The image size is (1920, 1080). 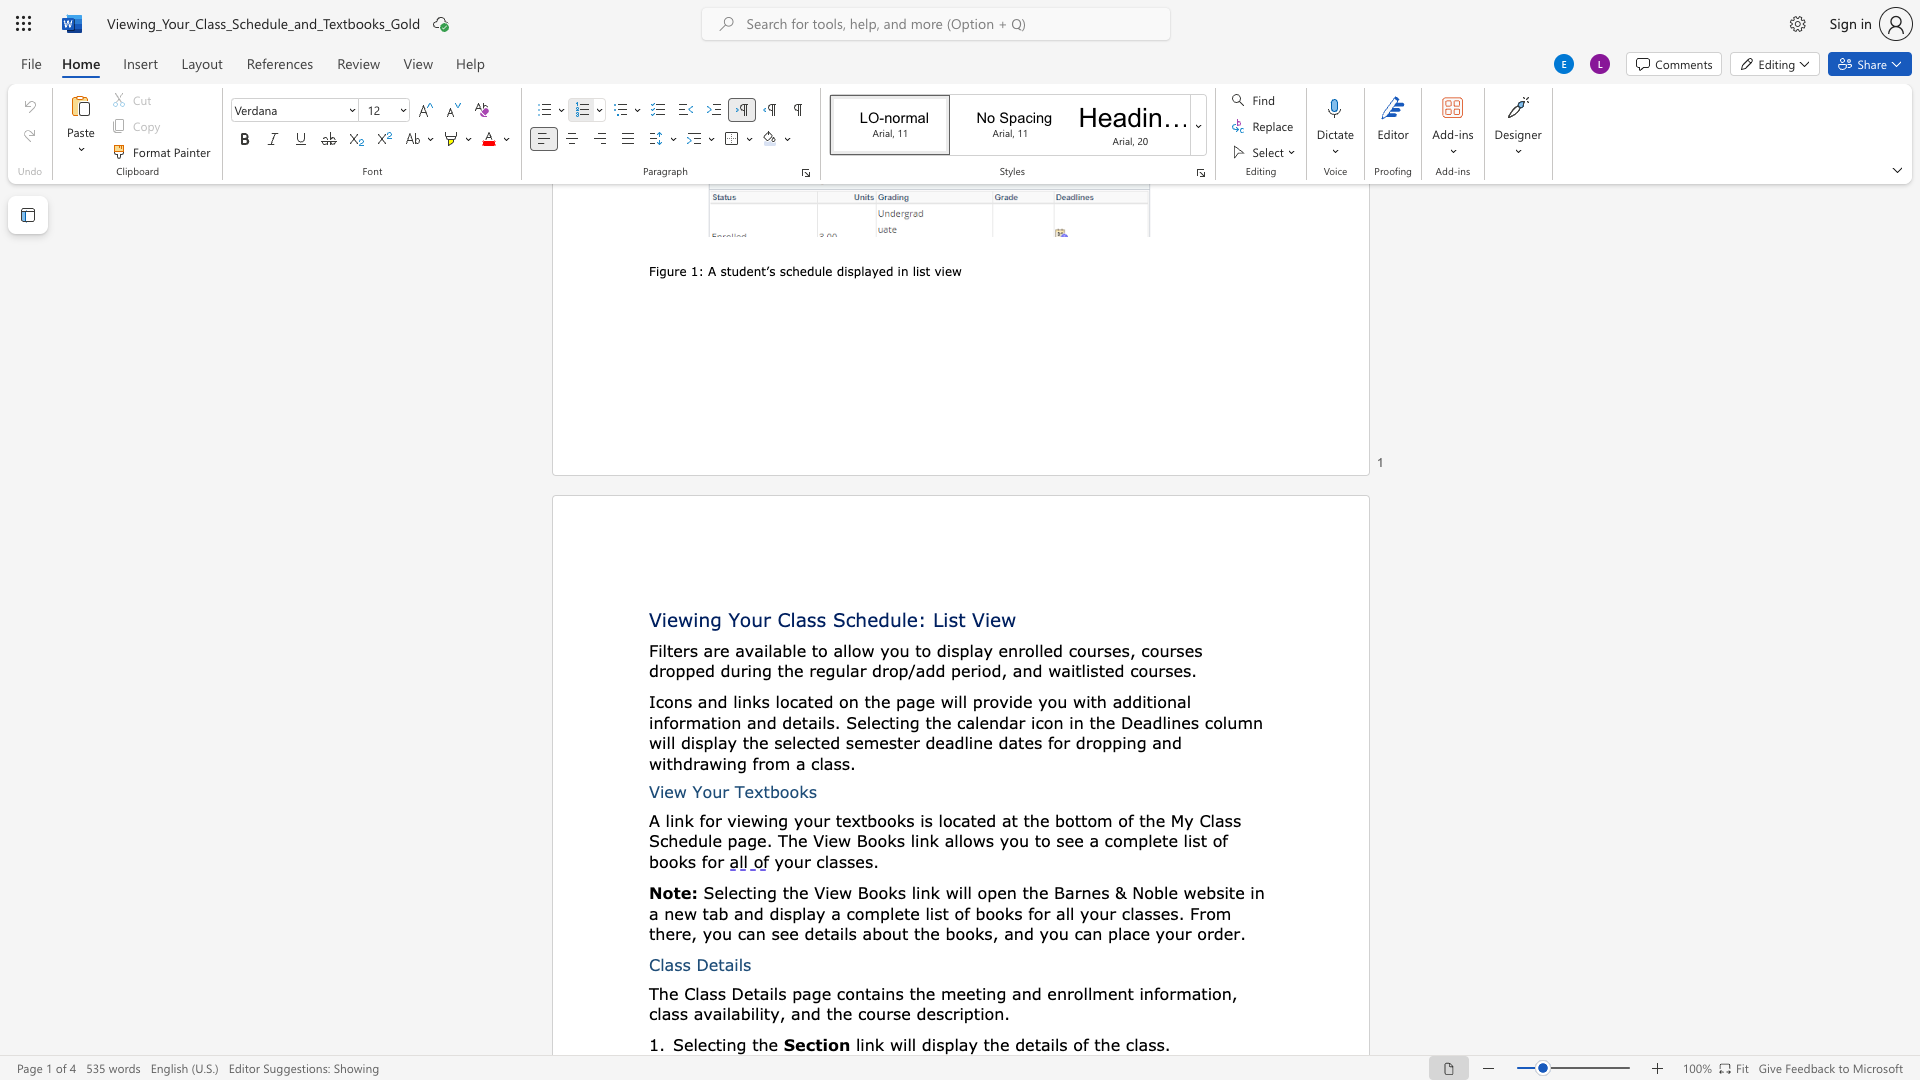 What do you see at coordinates (1137, 701) in the screenshot?
I see `the 2th character "d" in the text` at bounding box center [1137, 701].